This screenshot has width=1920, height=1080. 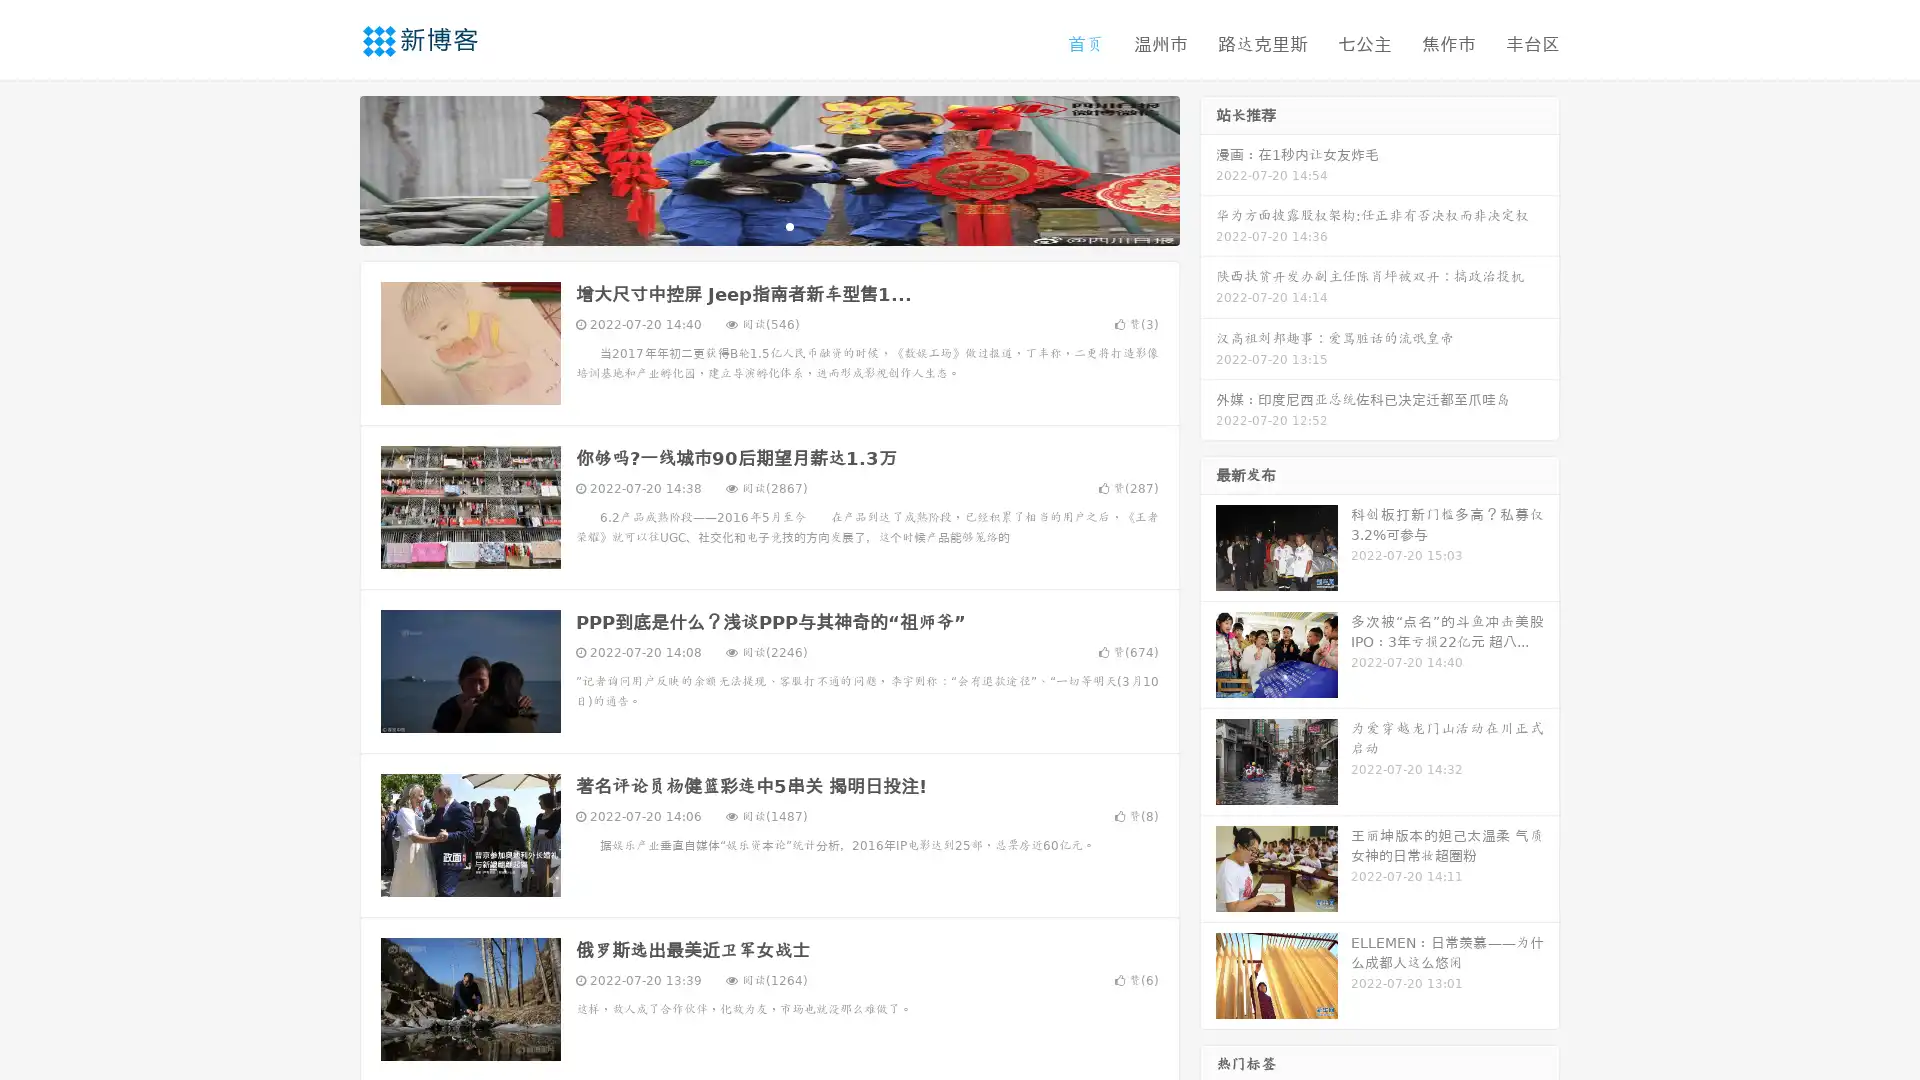 I want to click on Go to slide 3, so click(x=789, y=225).